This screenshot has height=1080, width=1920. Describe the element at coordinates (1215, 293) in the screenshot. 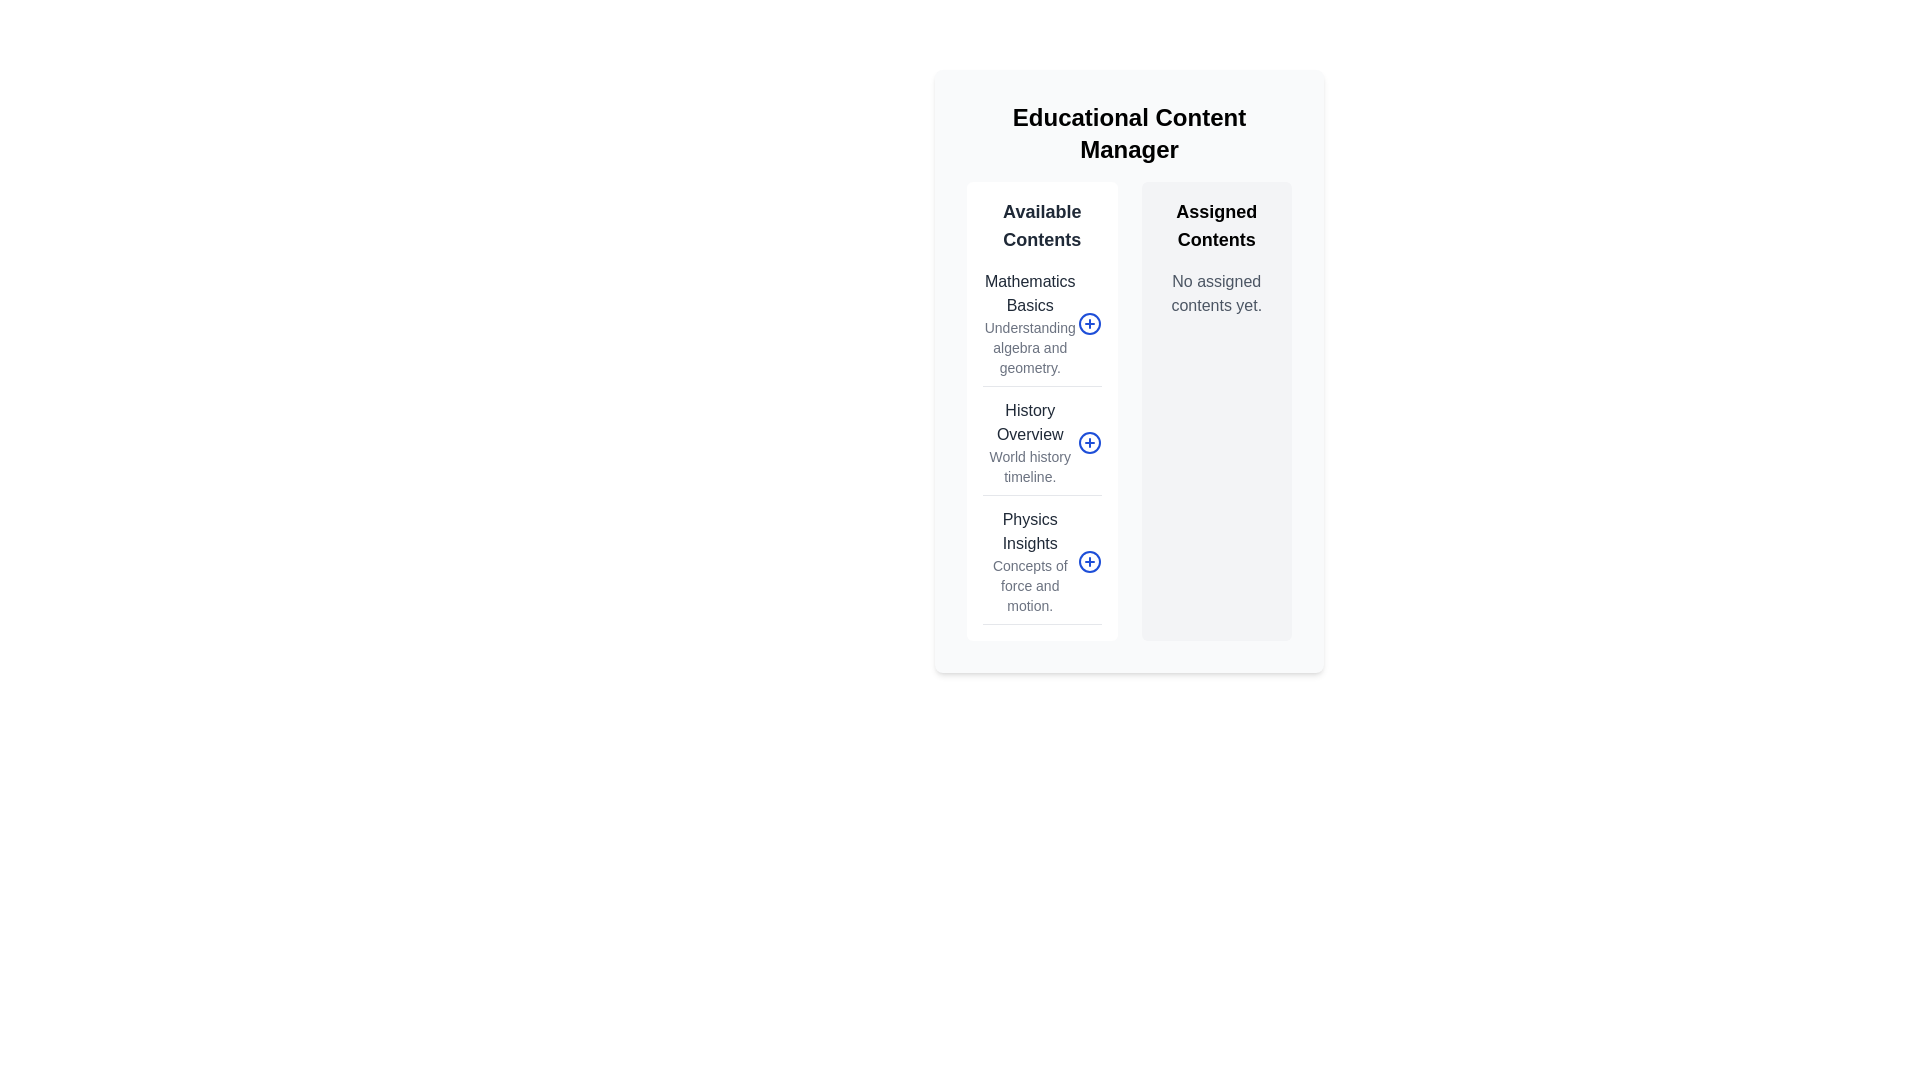

I see `the static text label indicating that no items have currently been assigned, located below the title 'Assigned Contents' and centered horizontally in its bounding box` at that location.